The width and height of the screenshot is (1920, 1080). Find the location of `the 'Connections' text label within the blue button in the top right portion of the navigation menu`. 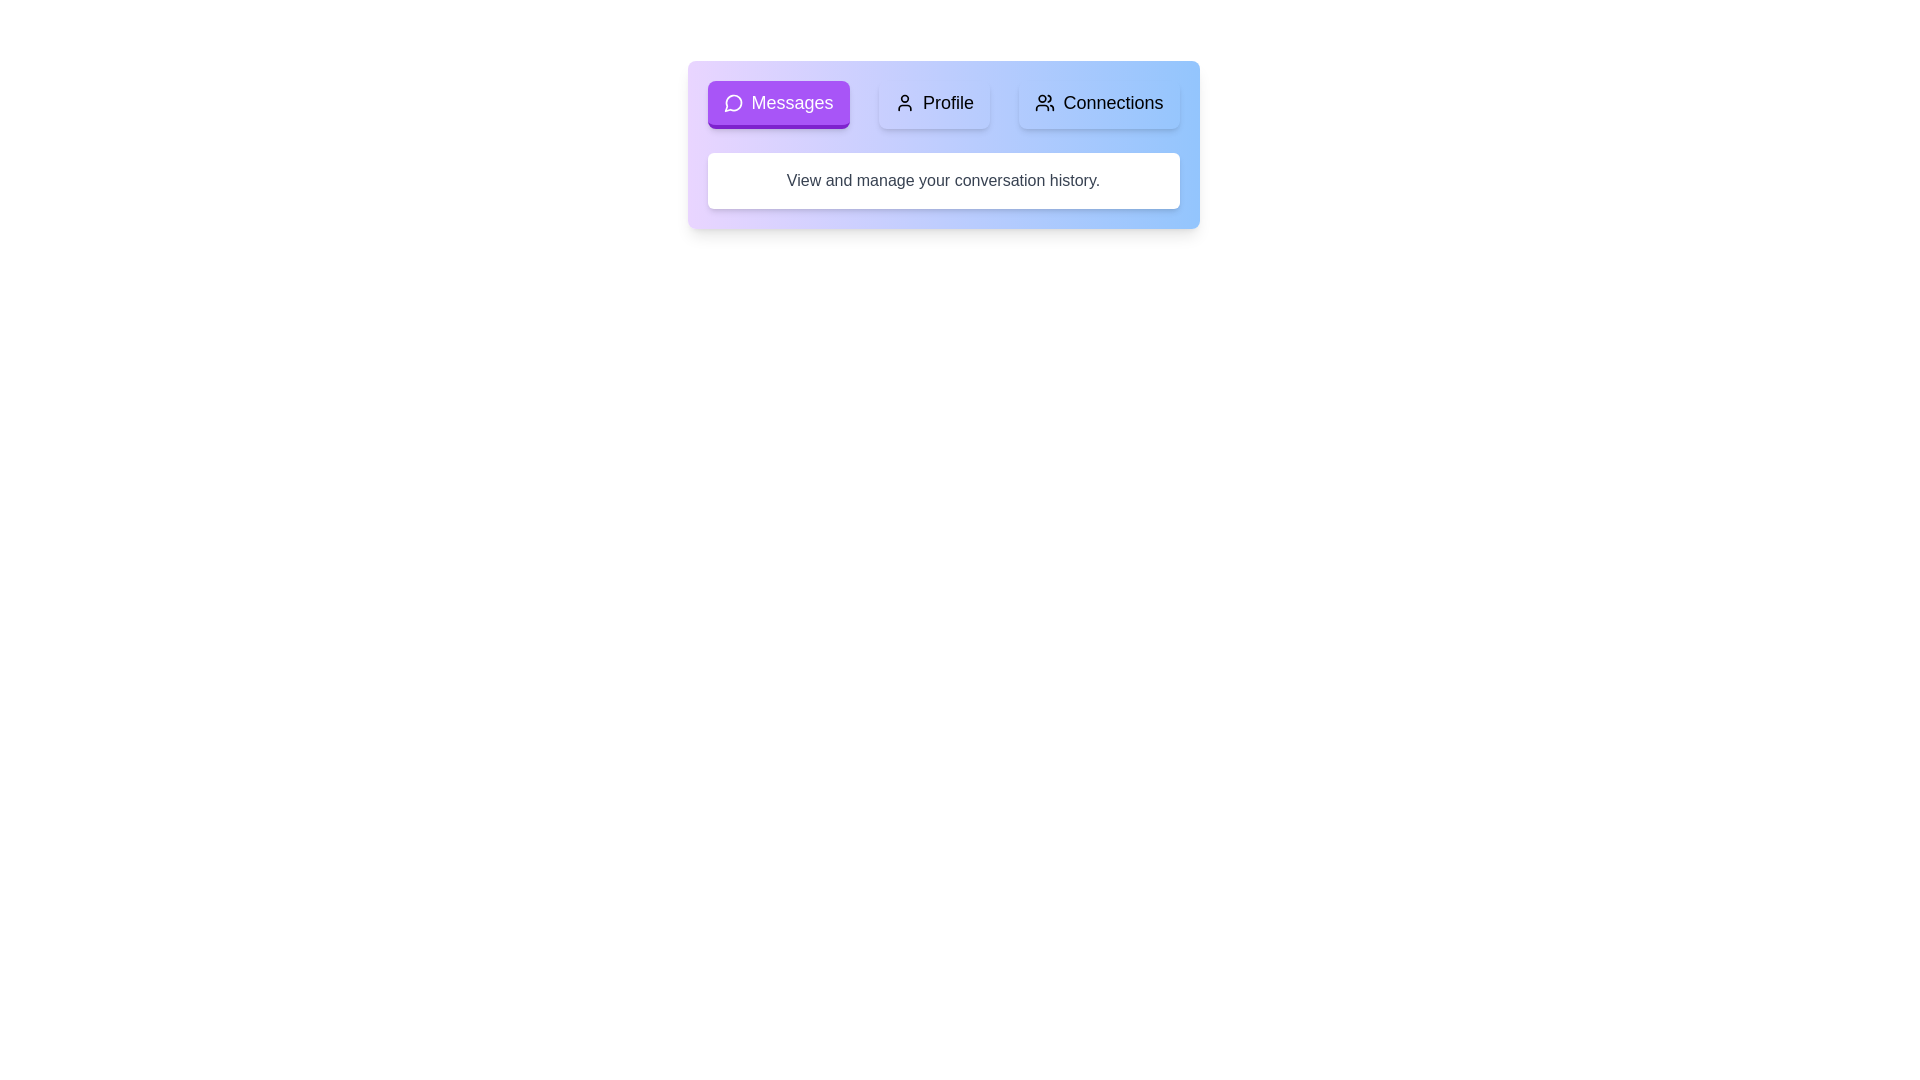

the 'Connections' text label within the blue button in the top right portion of the navigation menu is located at coordinates (1112, 103).